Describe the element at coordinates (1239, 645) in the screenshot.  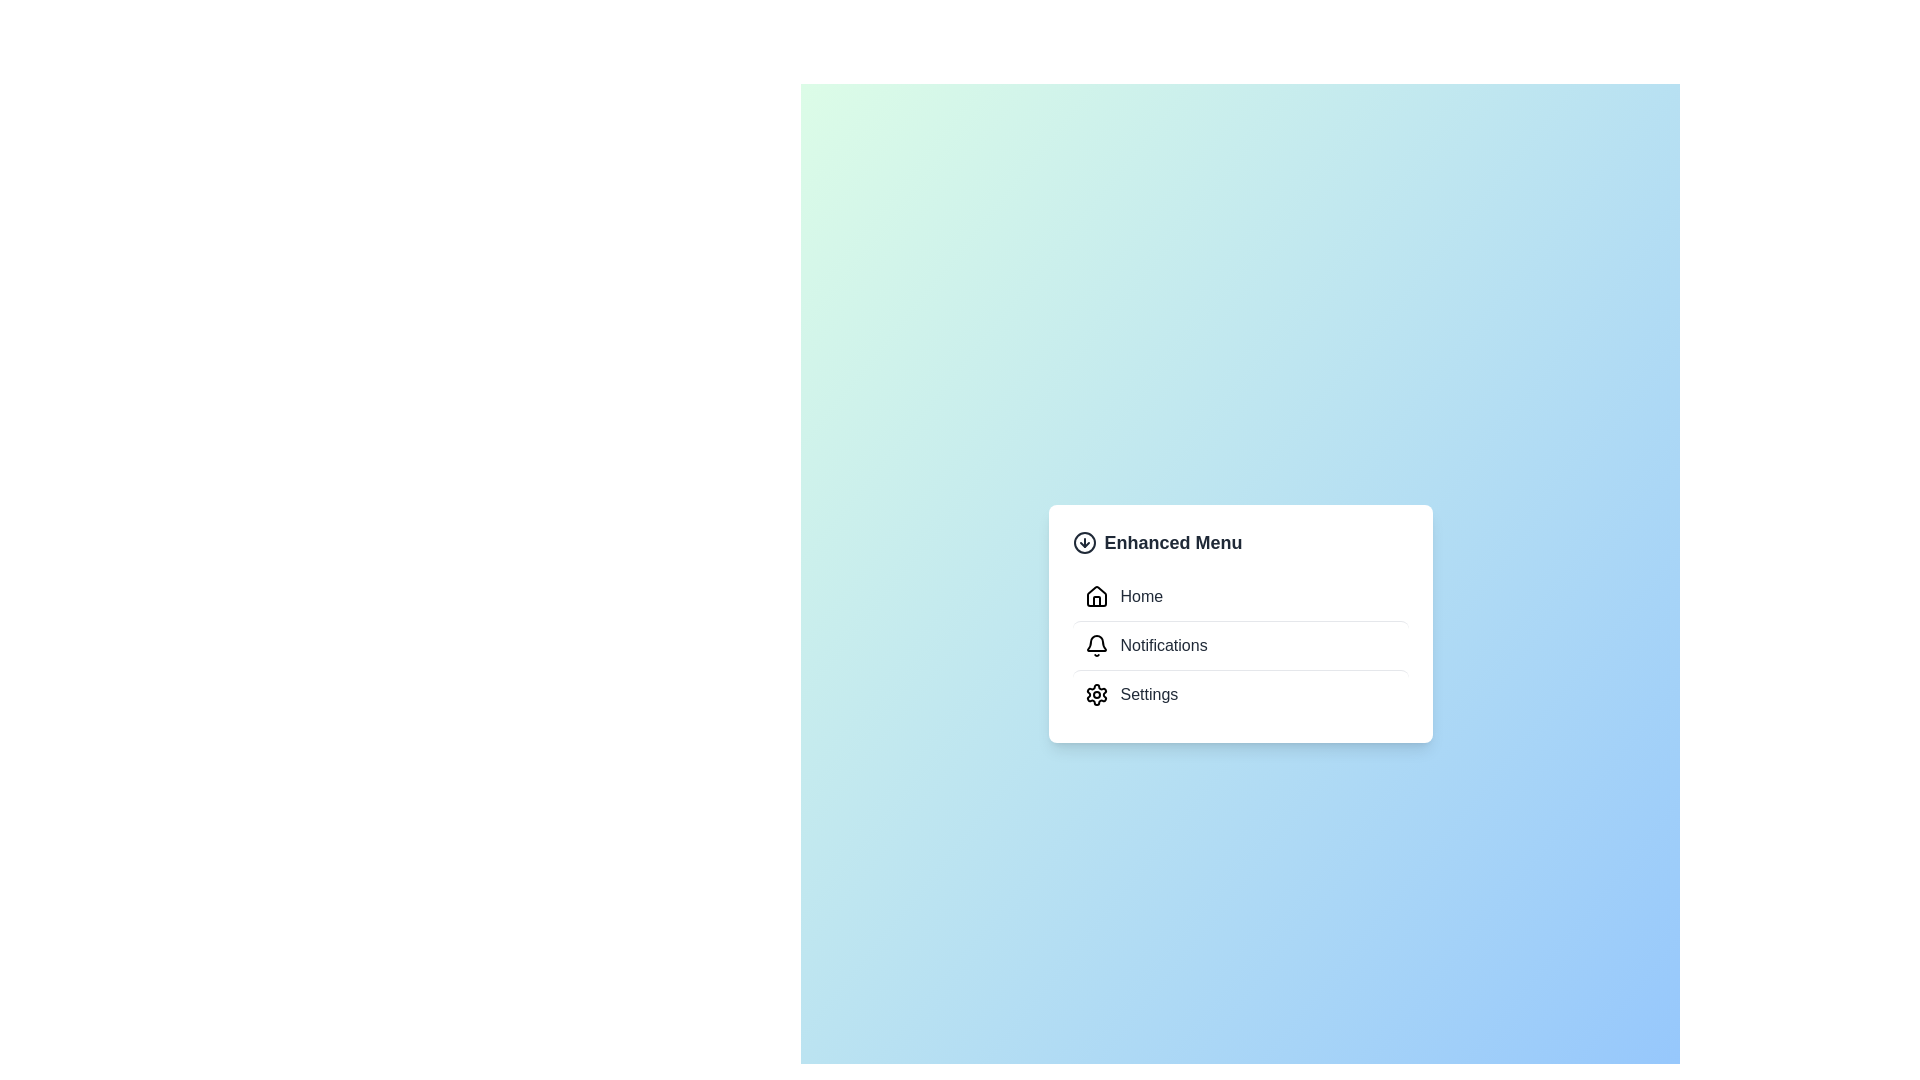
I see `the Notifications menu item to navigate` at that location.